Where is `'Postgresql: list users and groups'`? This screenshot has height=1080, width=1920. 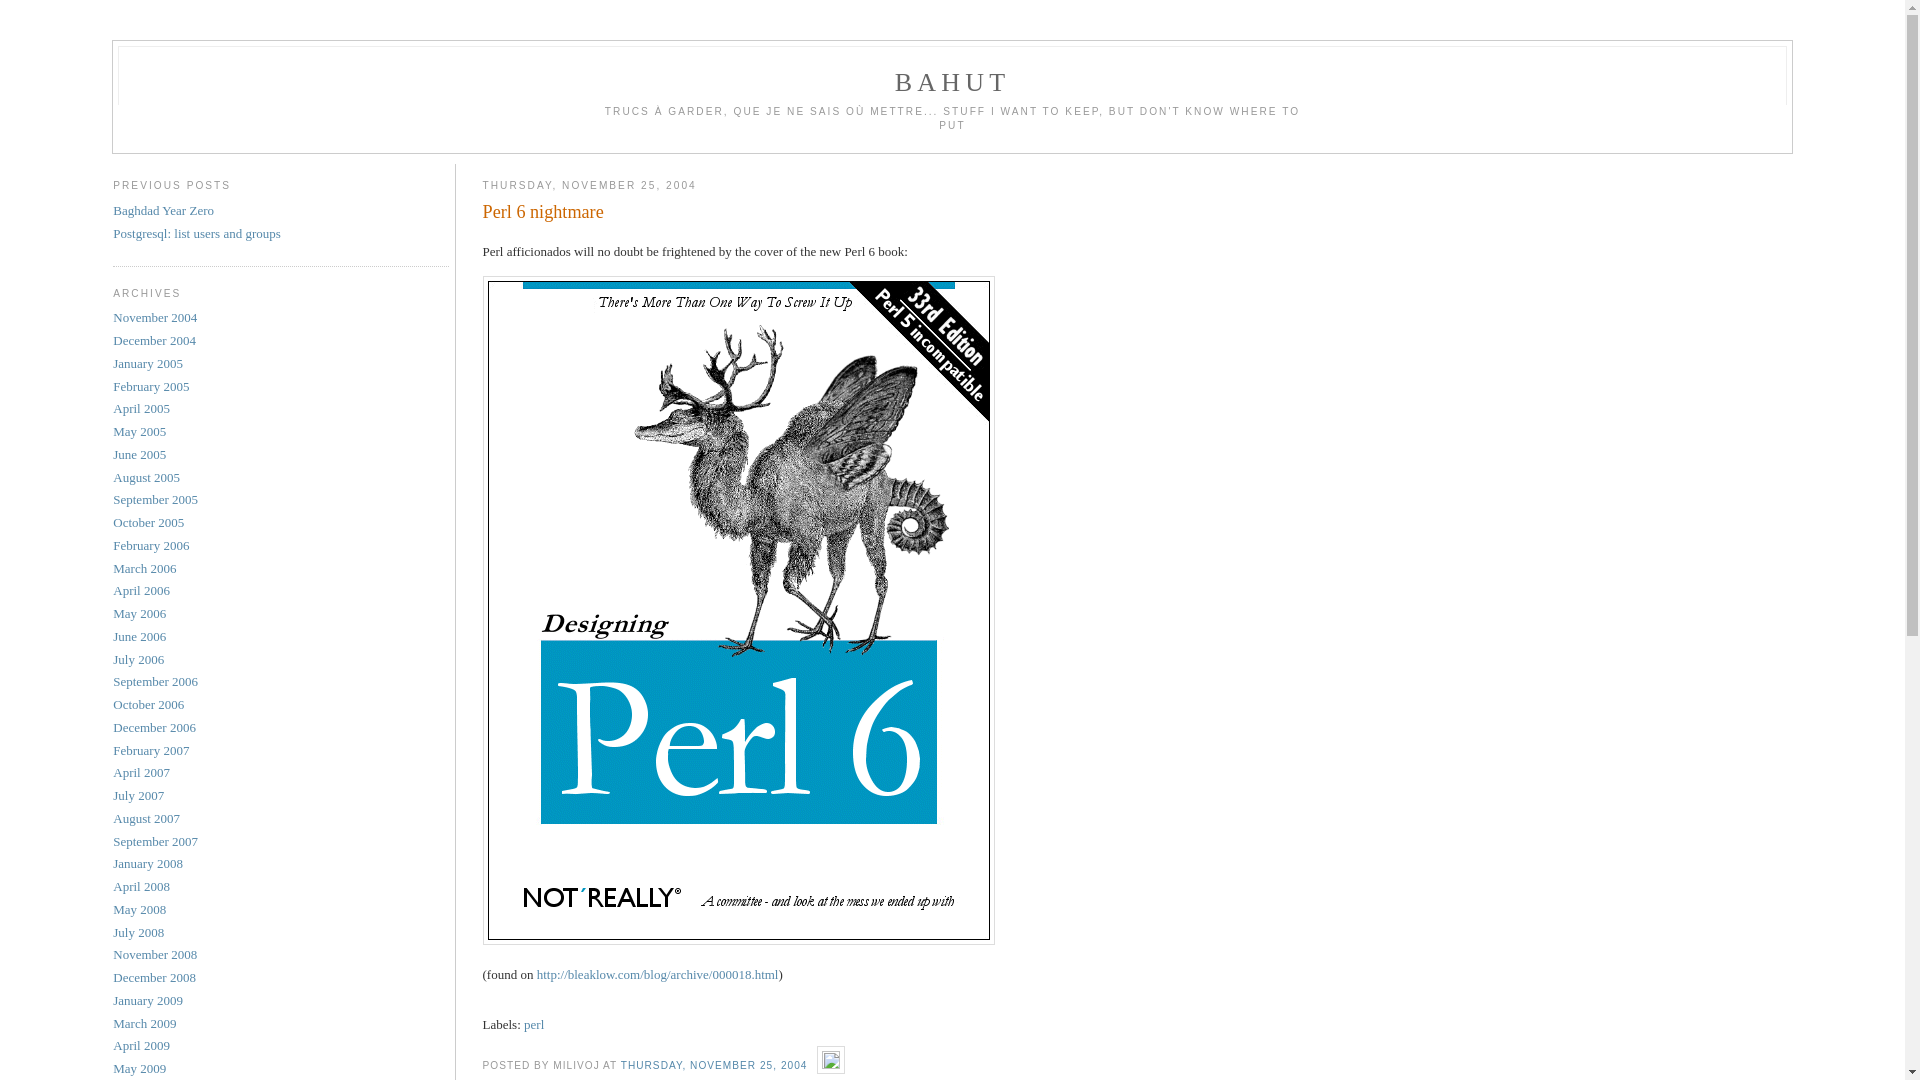 'Postgresql: list users and groups' is located at coordinates (196, 232).